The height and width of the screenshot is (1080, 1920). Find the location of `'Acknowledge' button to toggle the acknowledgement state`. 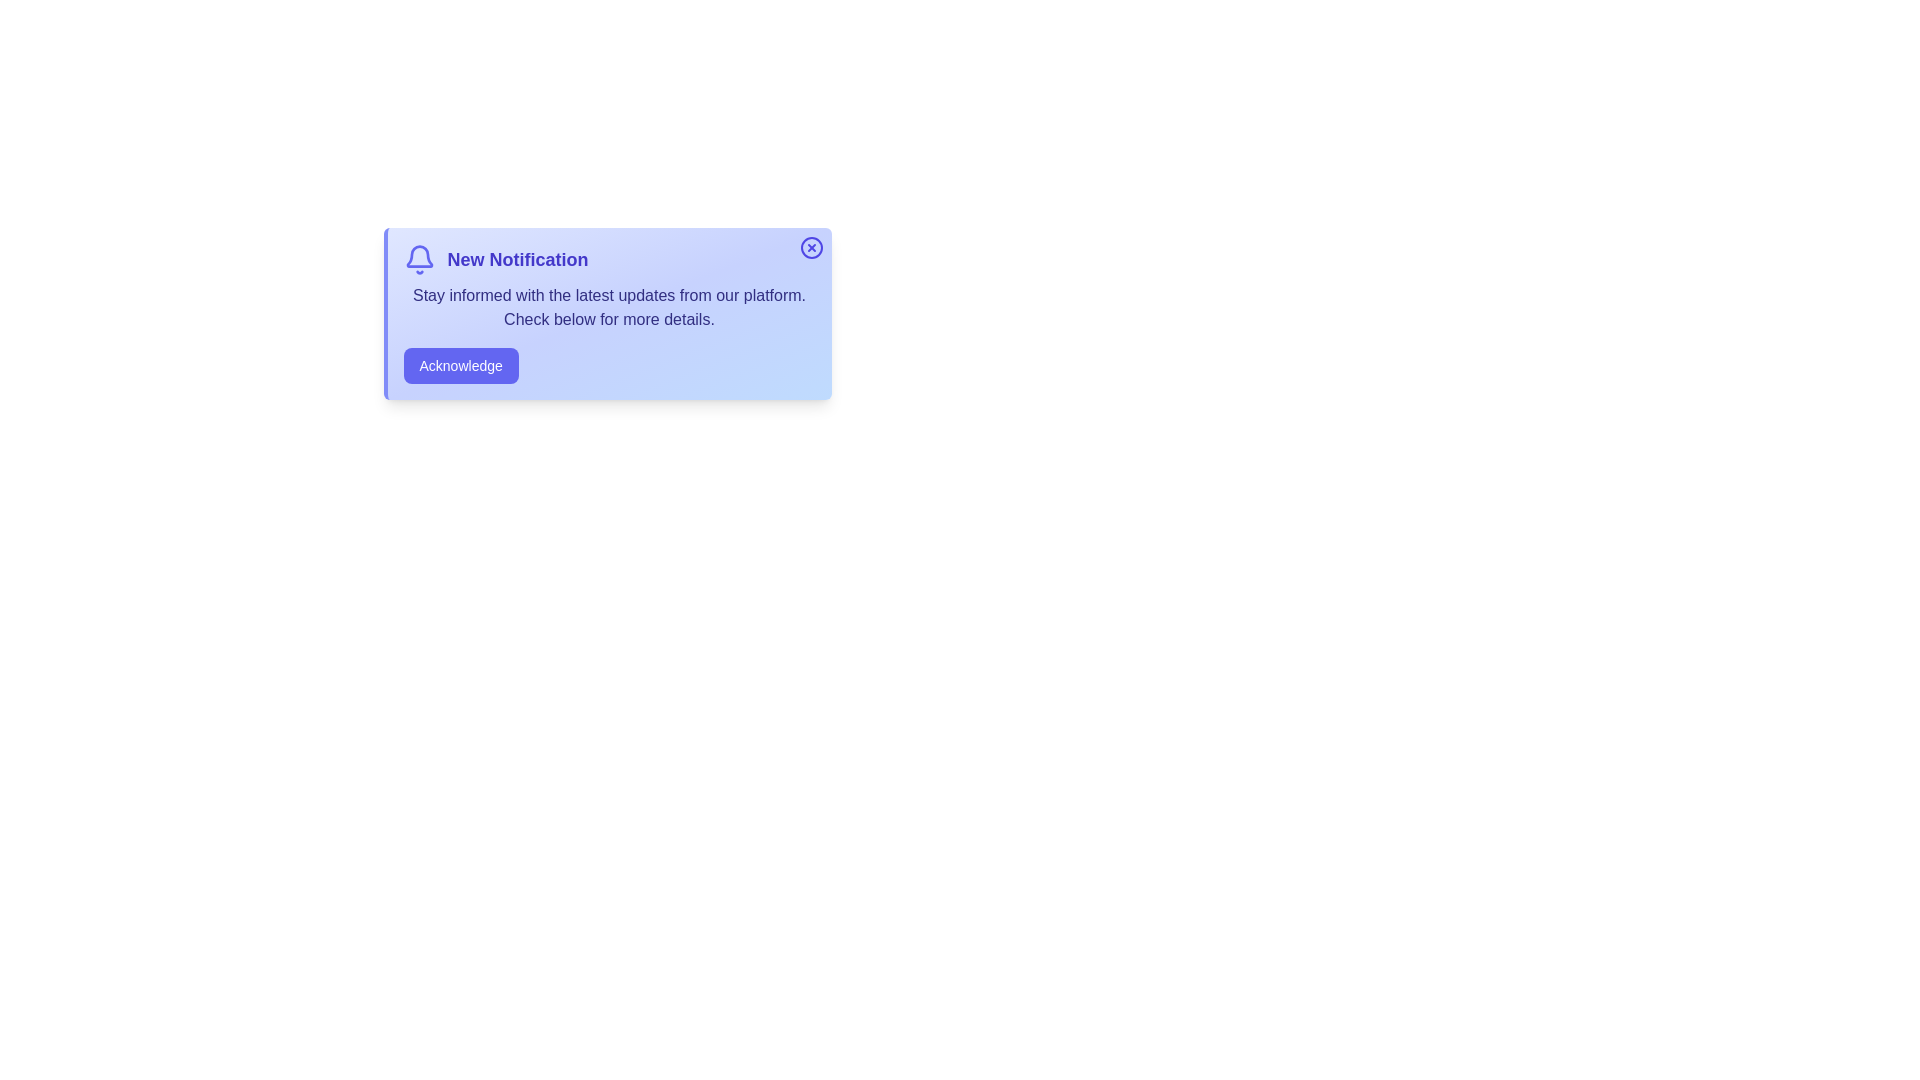

'Acknowledge' button to toggle the acknowledgement state is located at coordinates (459, 366).